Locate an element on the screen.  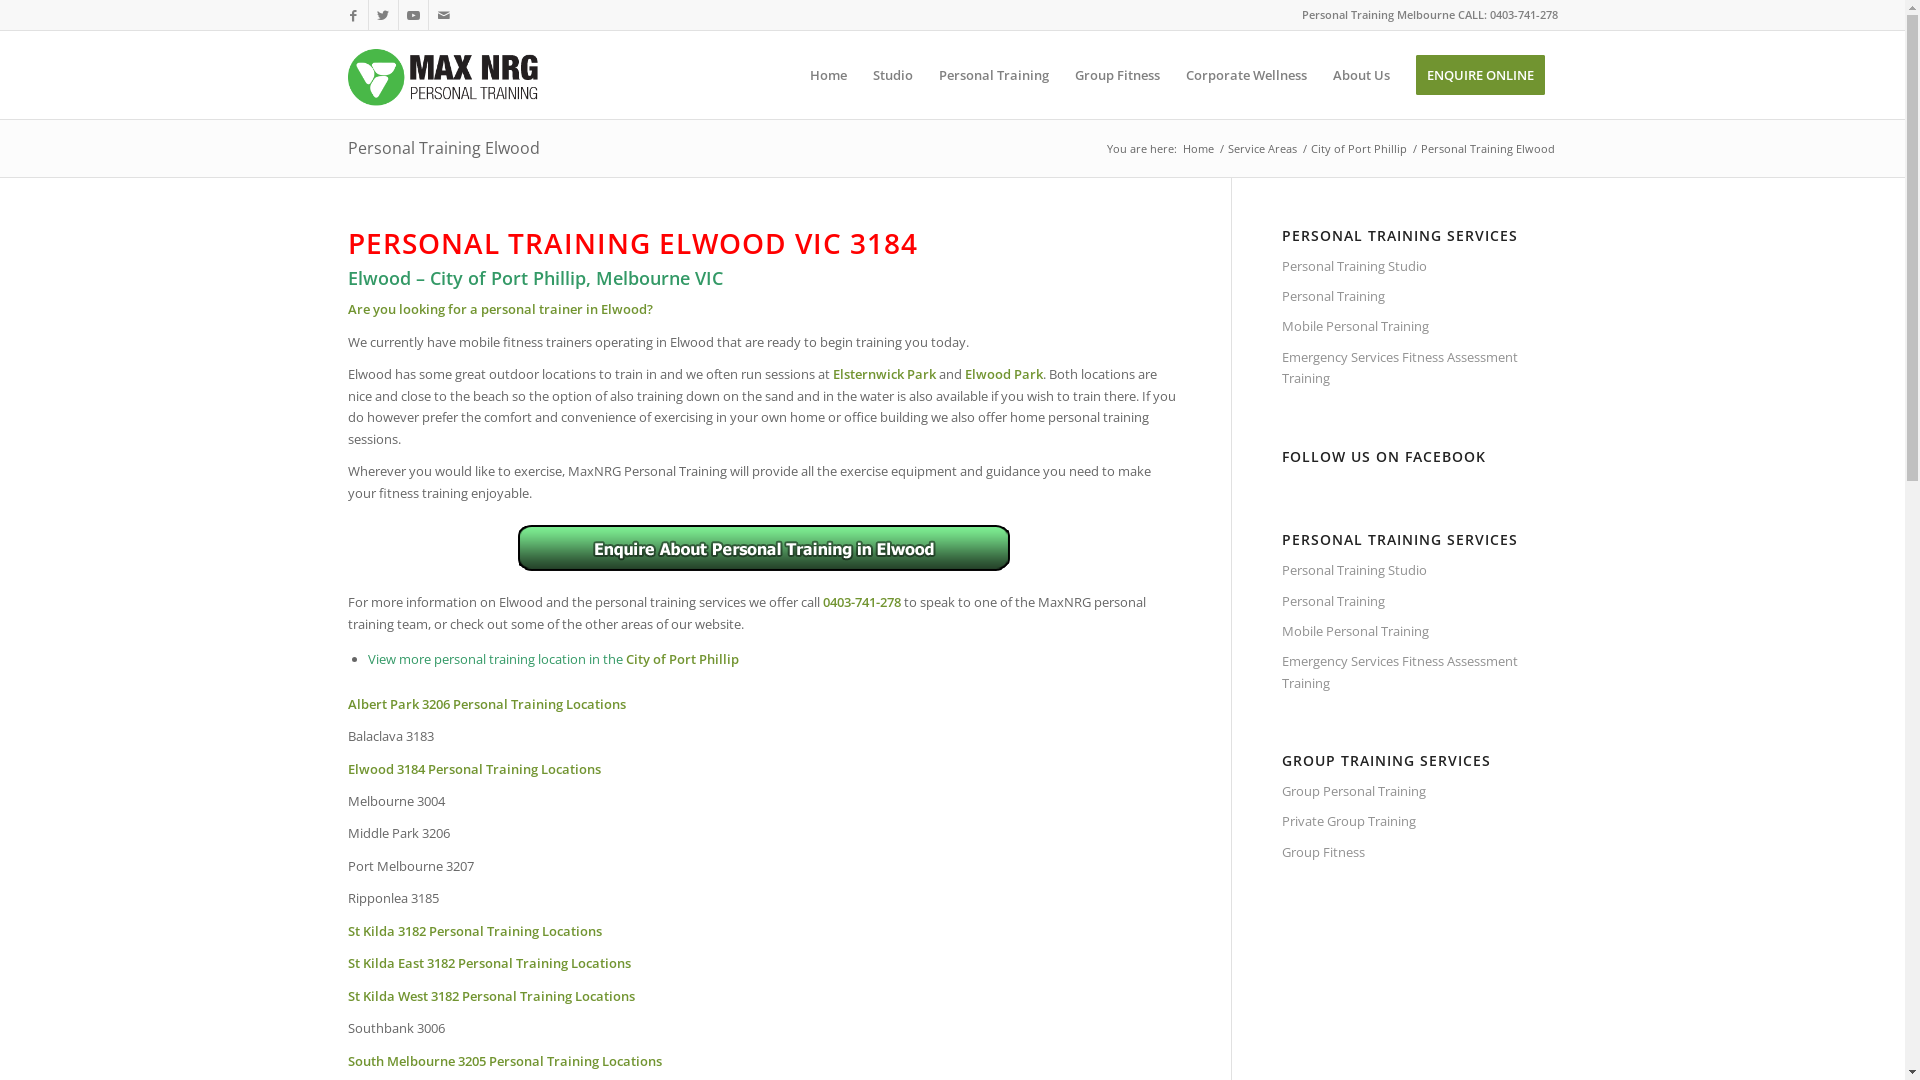
'Mail' is located at coordinates (441, 15).